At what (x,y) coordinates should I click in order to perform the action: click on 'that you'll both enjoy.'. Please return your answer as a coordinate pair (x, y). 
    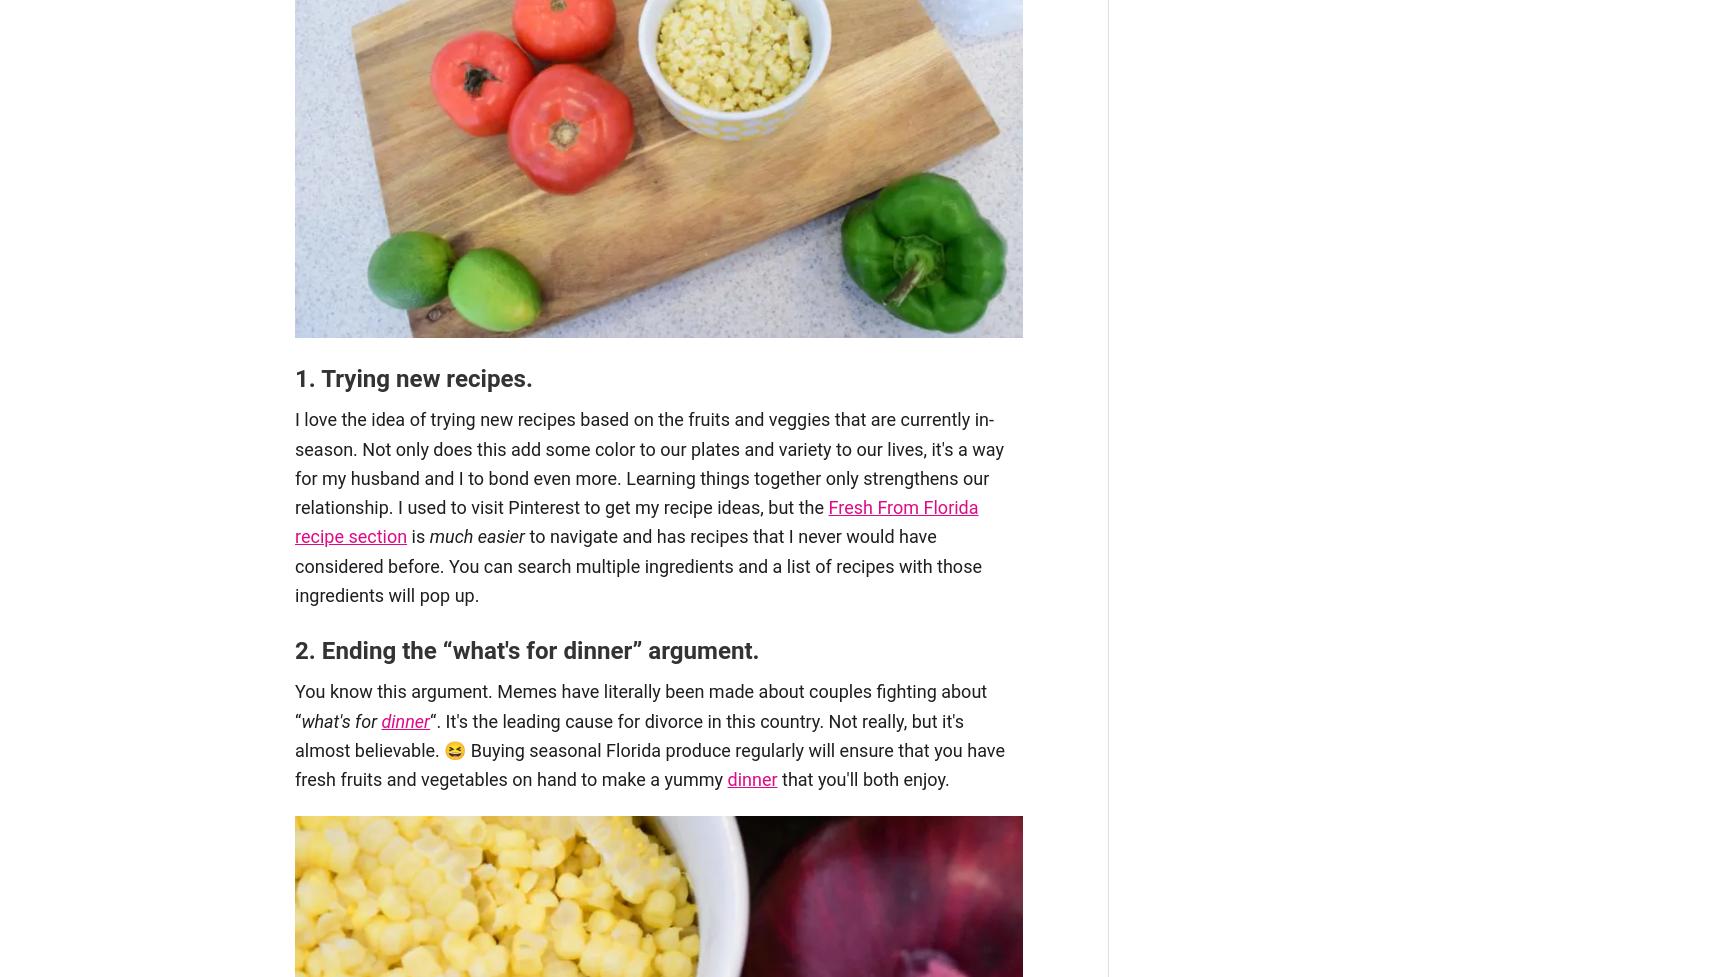
    Looking at the image, I should click on (861, 779).